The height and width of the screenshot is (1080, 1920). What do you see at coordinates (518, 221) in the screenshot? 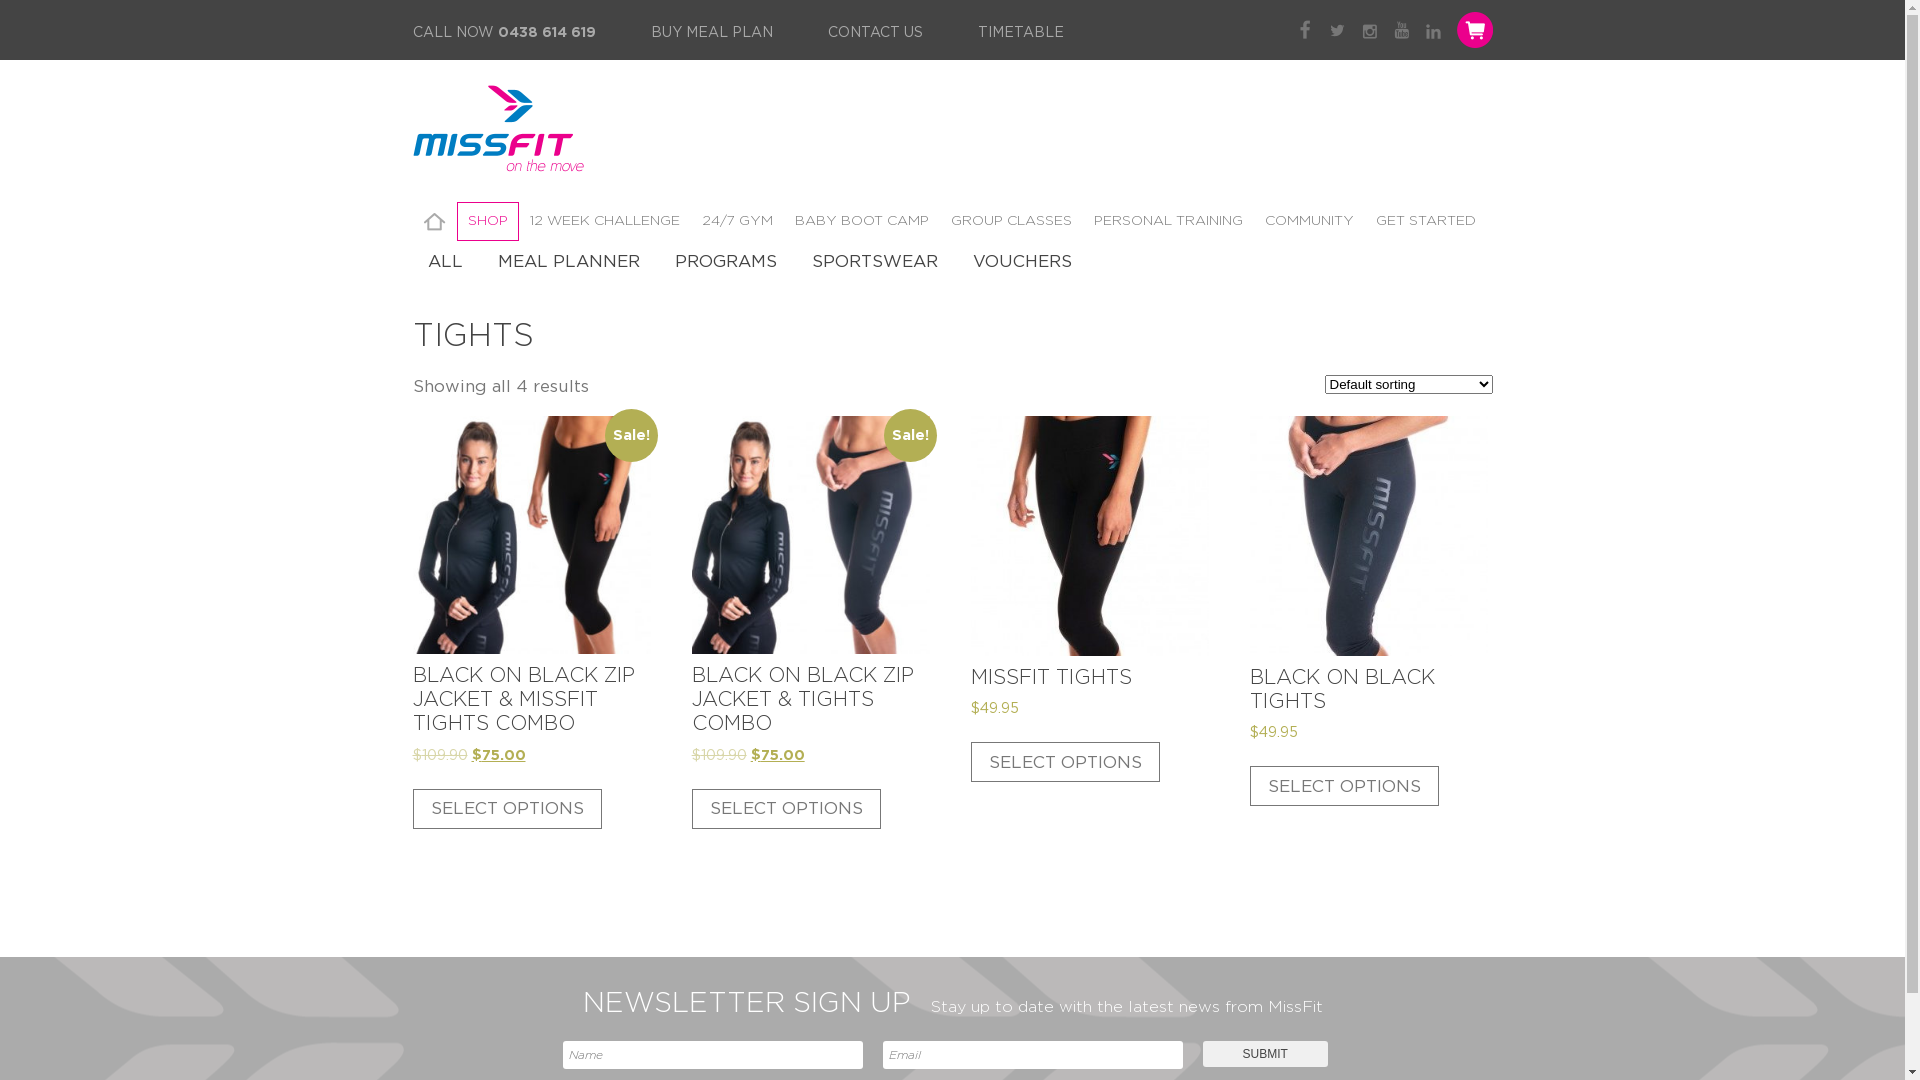
I see `'12 WEEK CHALLENGE'` at bounding box center [518, 221].